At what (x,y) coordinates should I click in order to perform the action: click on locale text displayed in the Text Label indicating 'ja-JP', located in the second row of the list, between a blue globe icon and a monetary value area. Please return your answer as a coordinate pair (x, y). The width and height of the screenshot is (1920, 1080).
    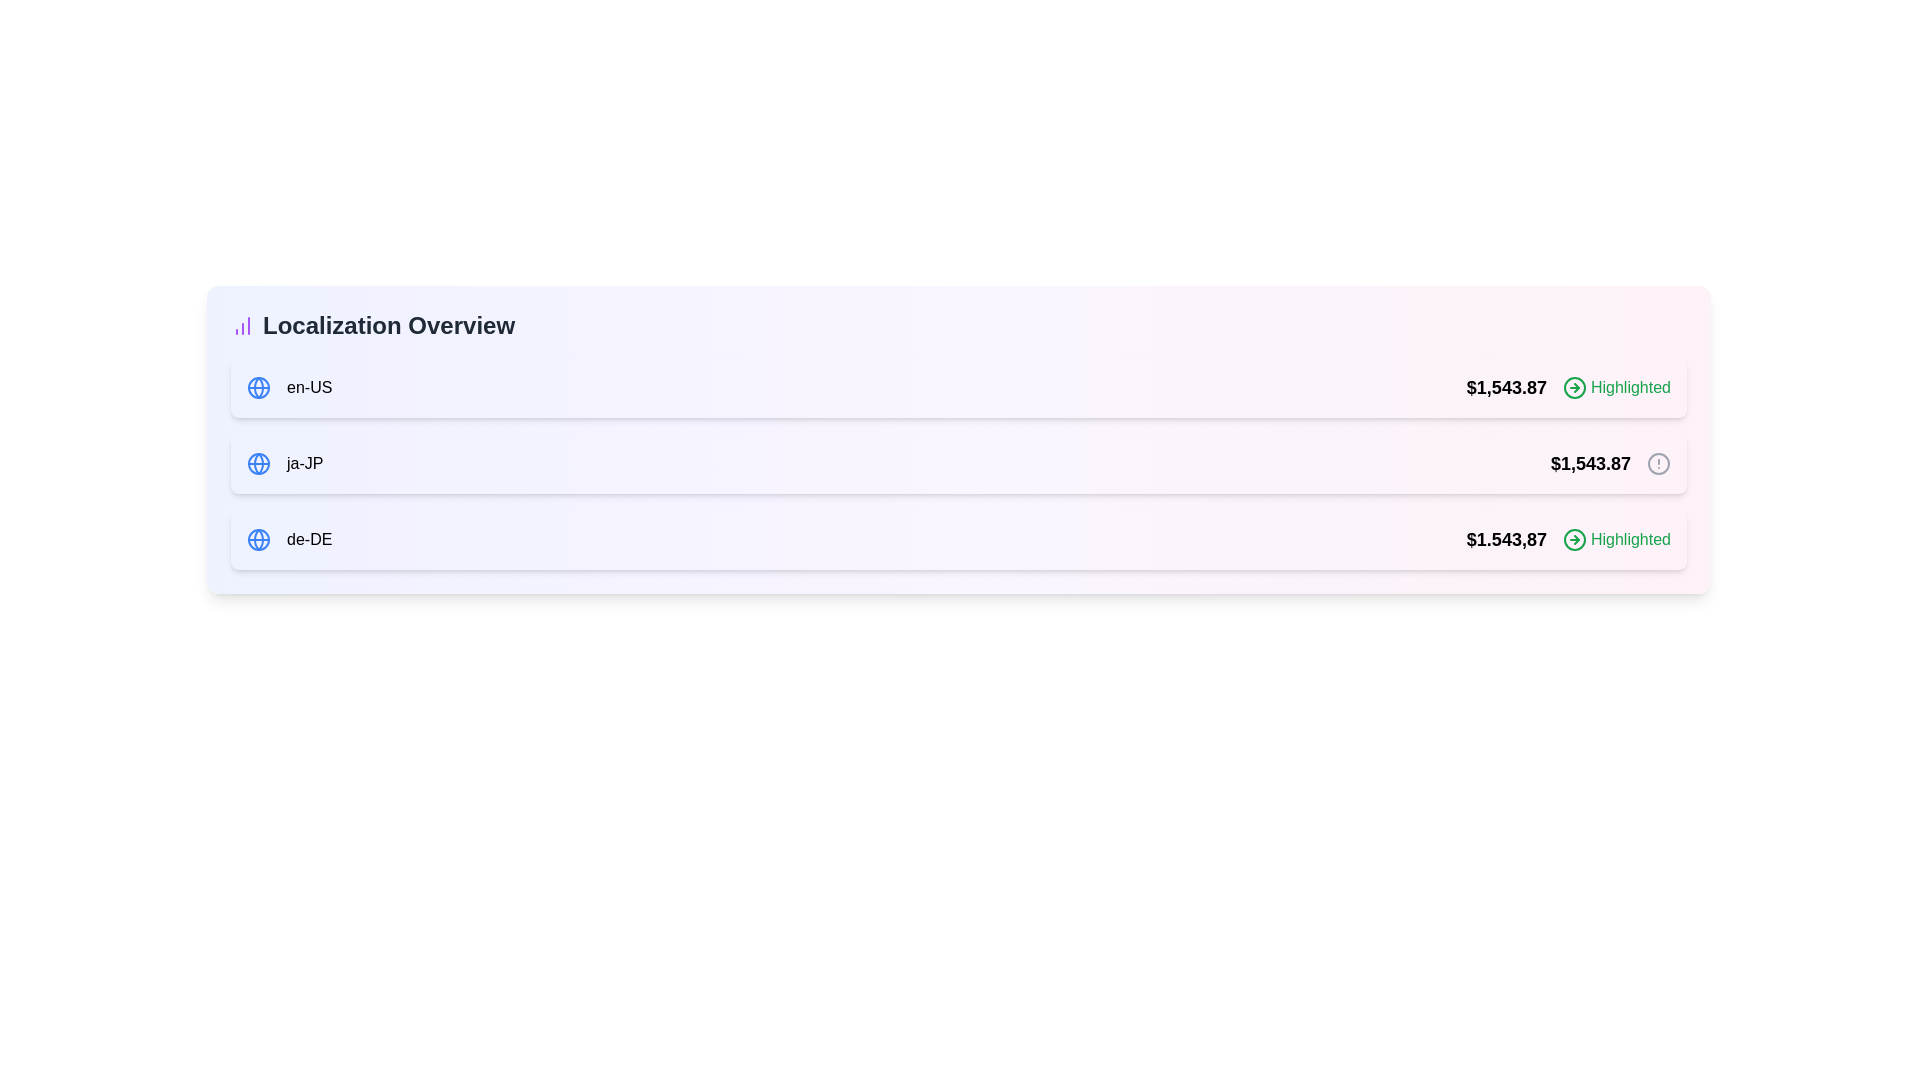
    Looking at the image, I should click on (284, 463).